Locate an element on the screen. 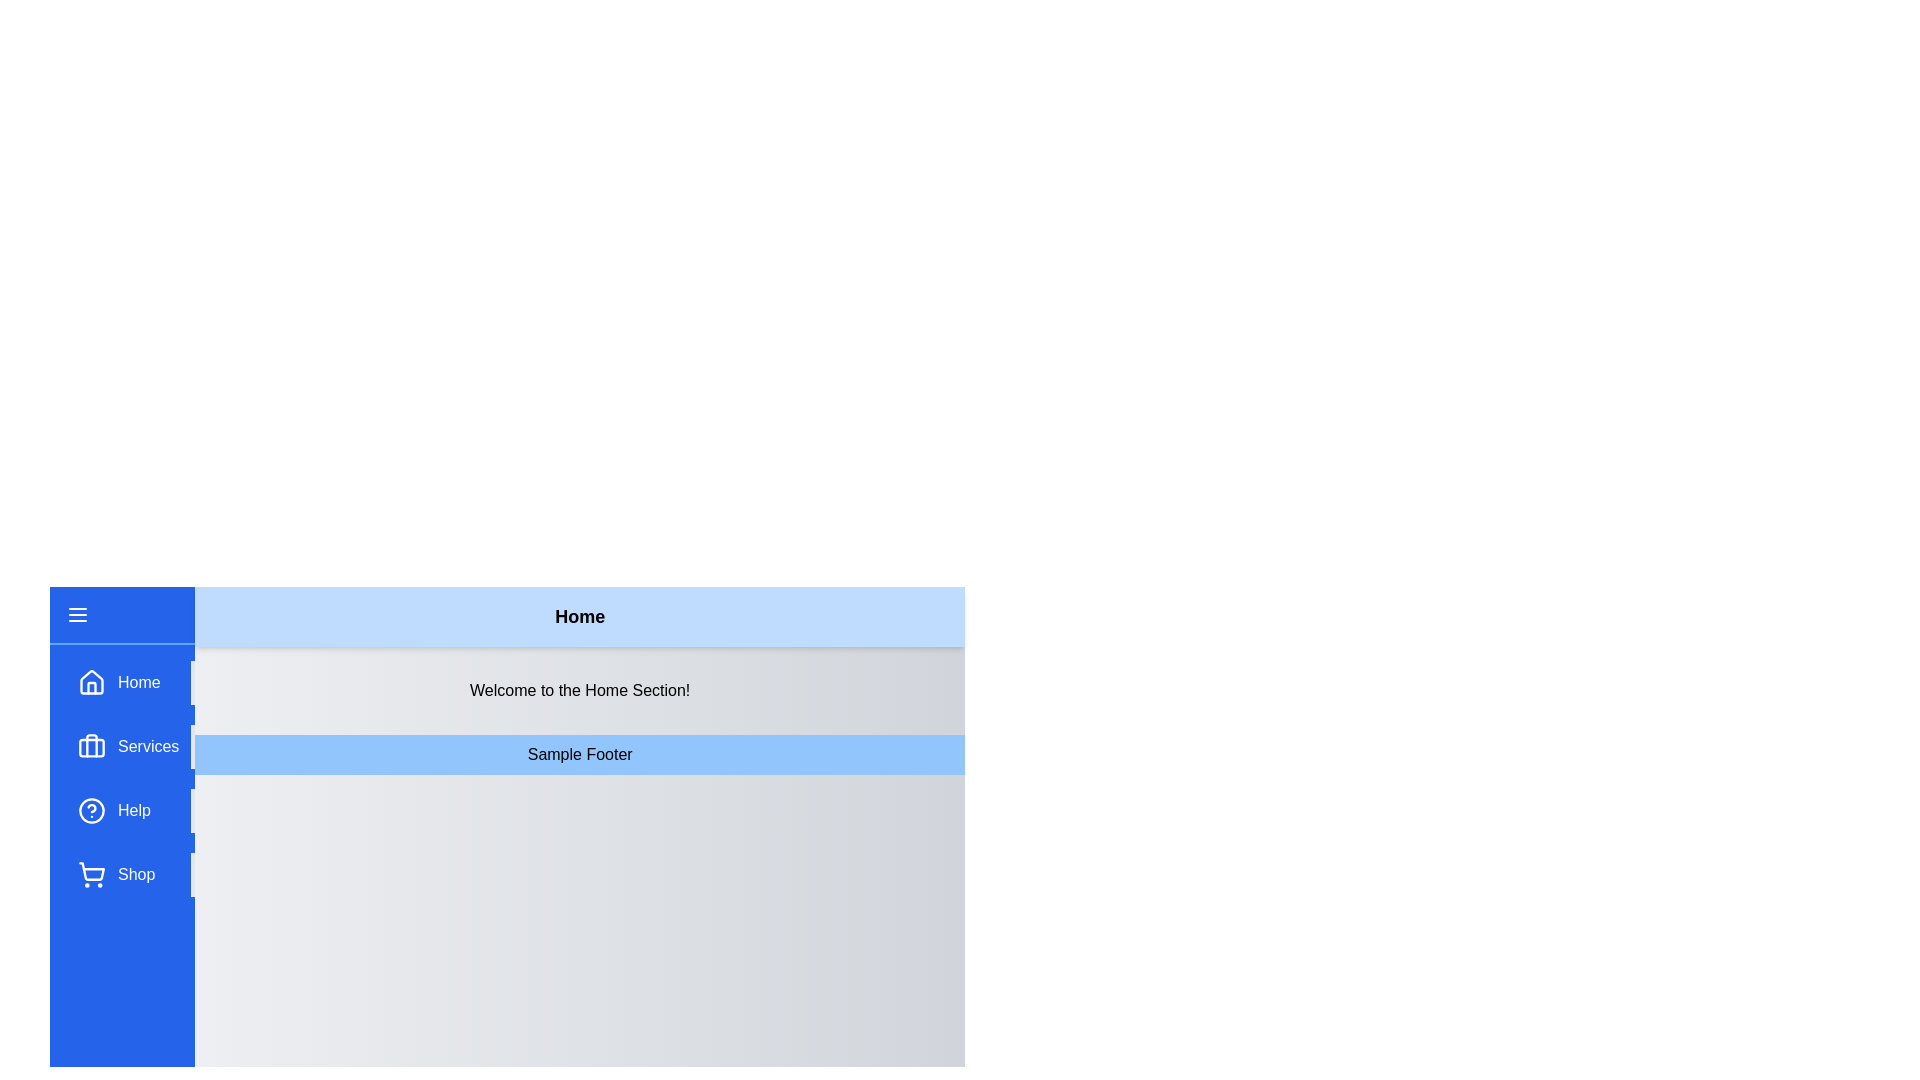 The height and width of the screenshot is (1080, 1920). the header section labeled 'Home', which has a light blue background and bold black text, located at the top of the vertical stack in the interface is located at coordinates (579, 616).